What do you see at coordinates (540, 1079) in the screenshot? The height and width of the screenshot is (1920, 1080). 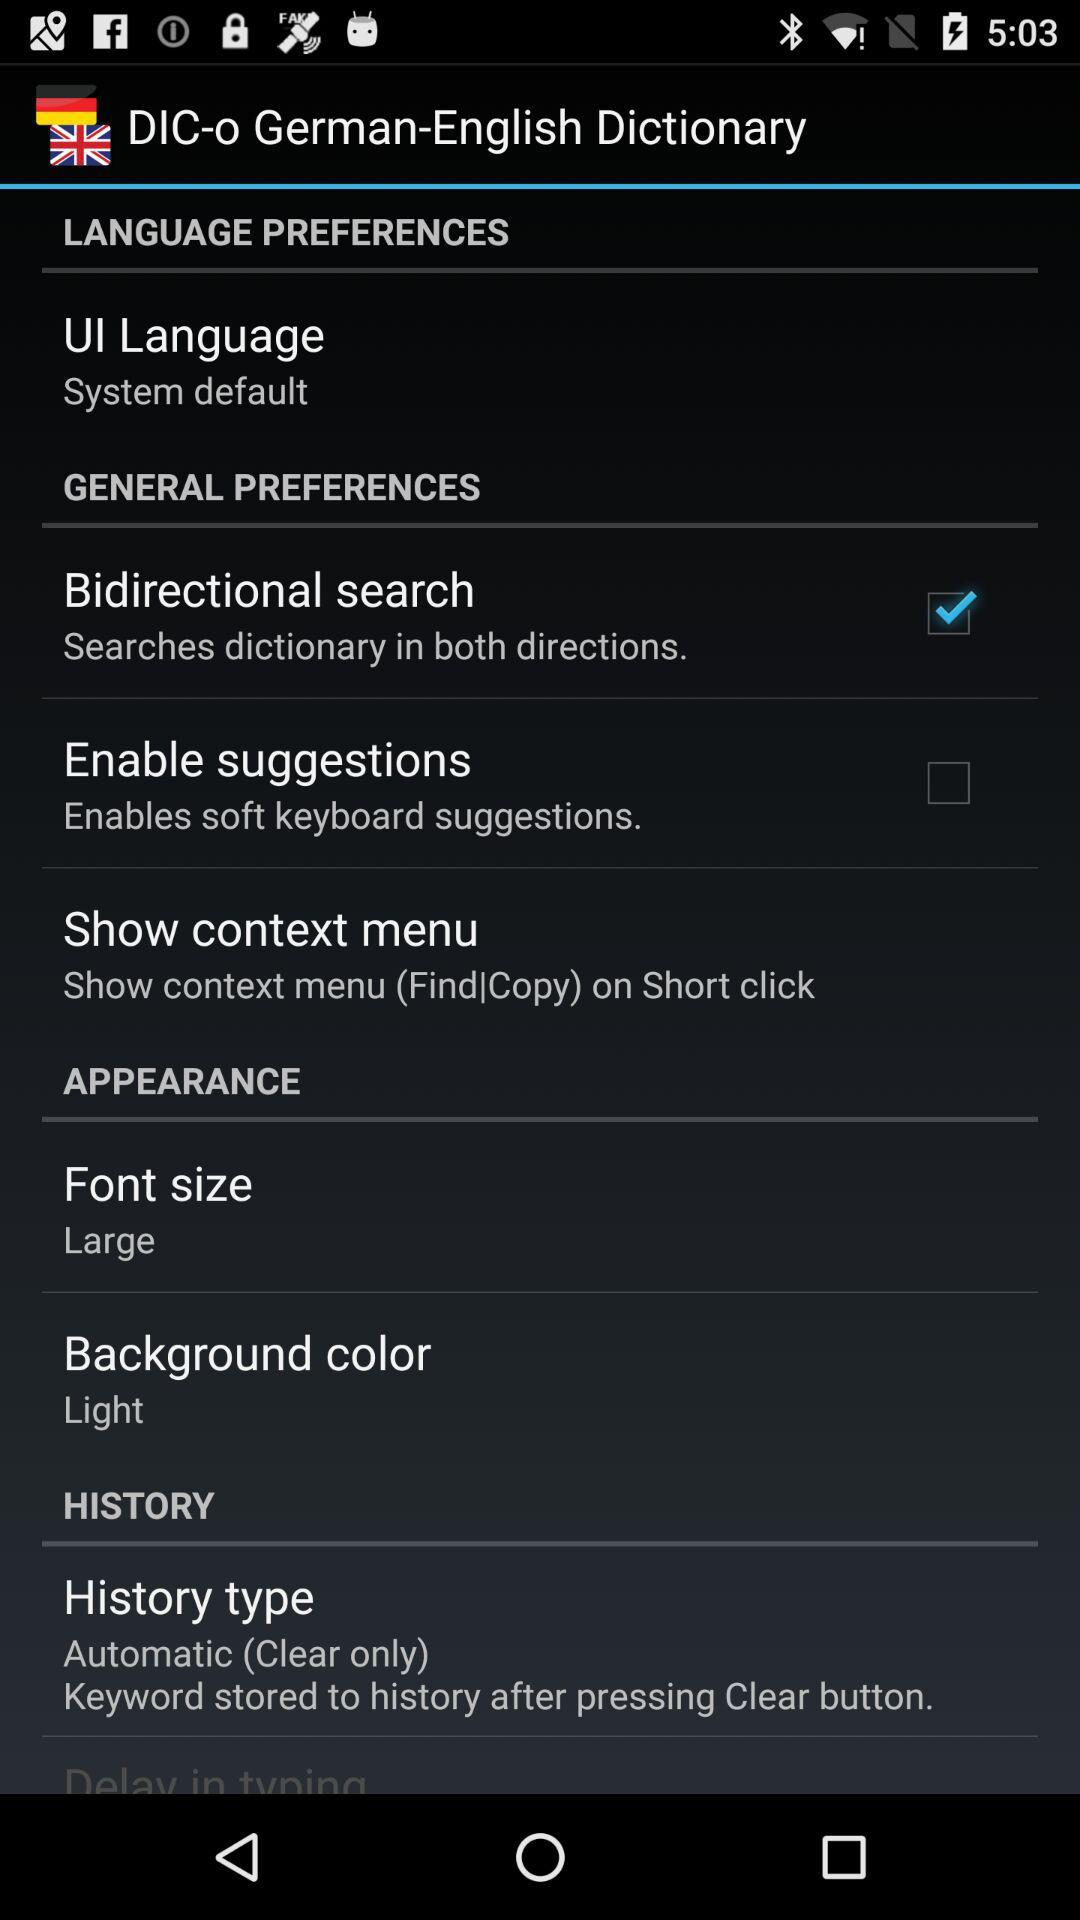 I see `appearance item` at bounding box center [540, 1079].